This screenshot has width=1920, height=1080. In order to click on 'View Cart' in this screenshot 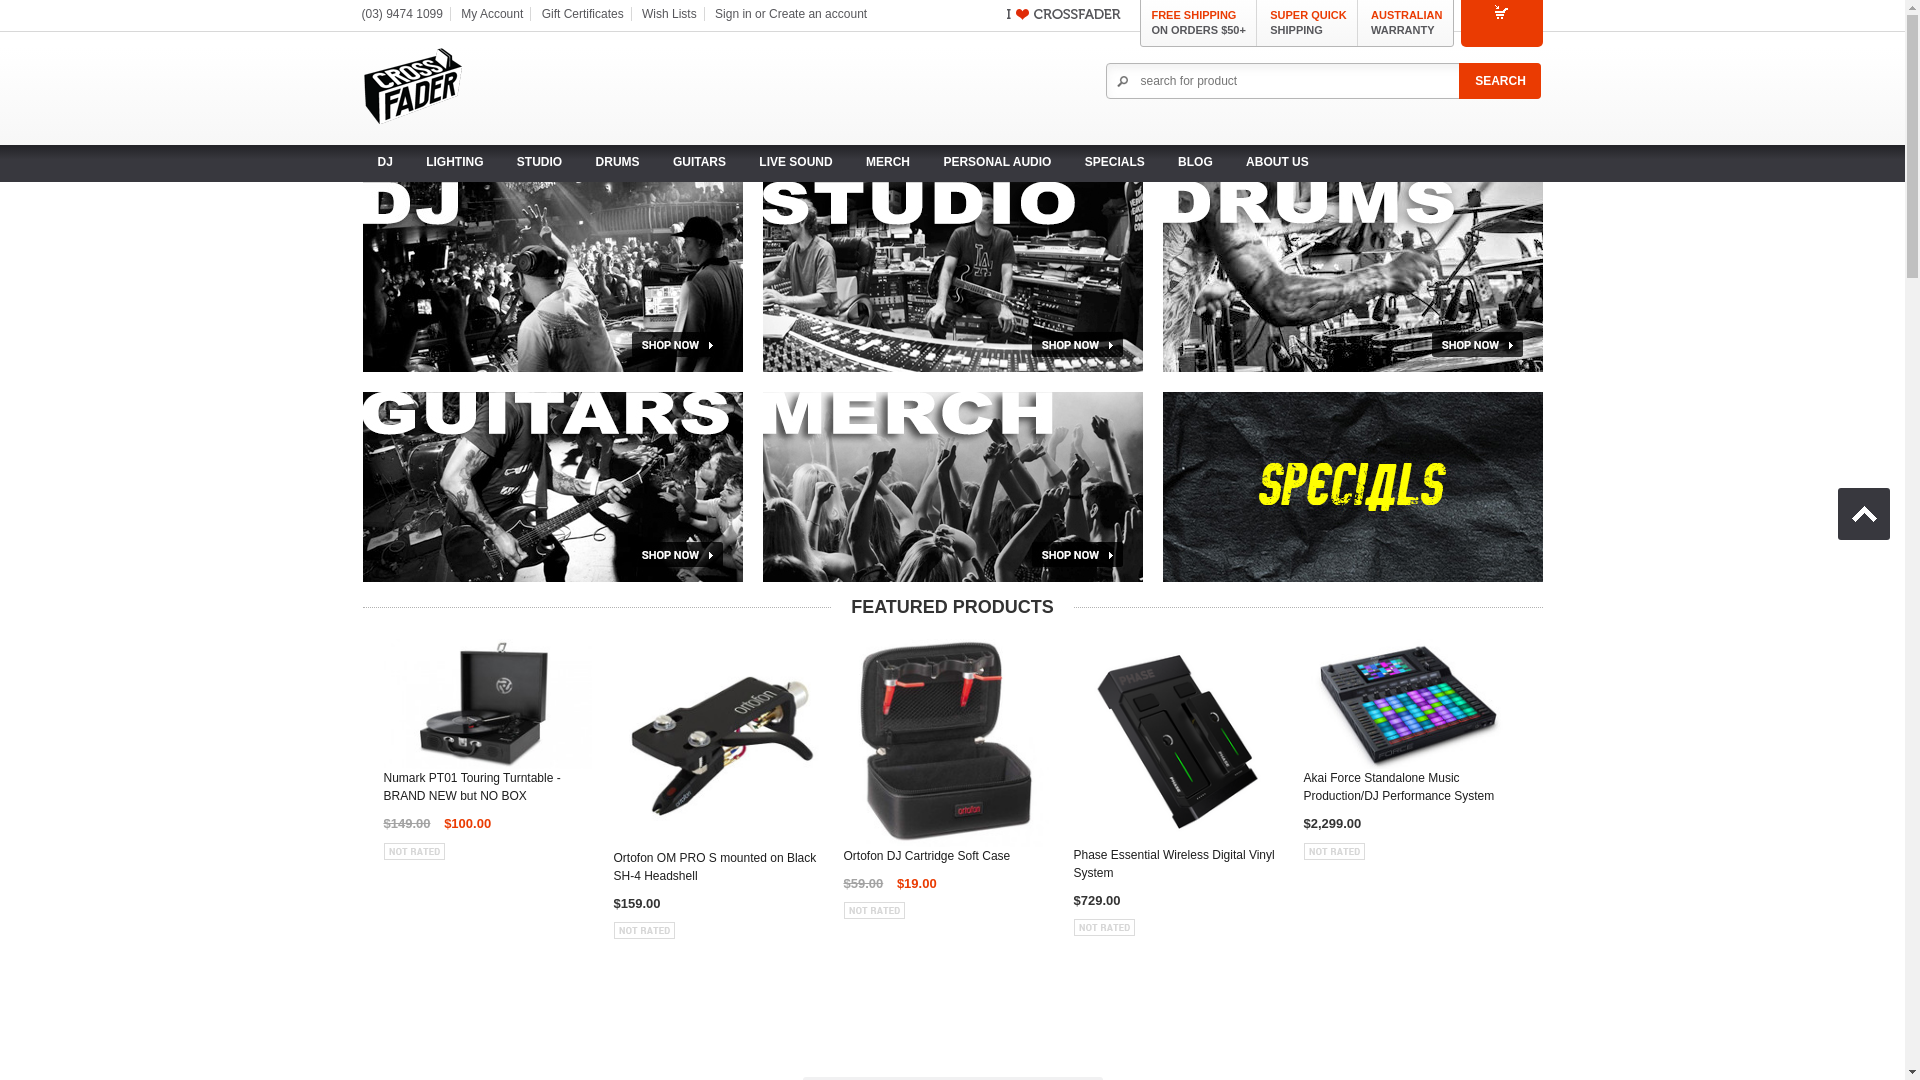, I will do `click(1501, 11)`.